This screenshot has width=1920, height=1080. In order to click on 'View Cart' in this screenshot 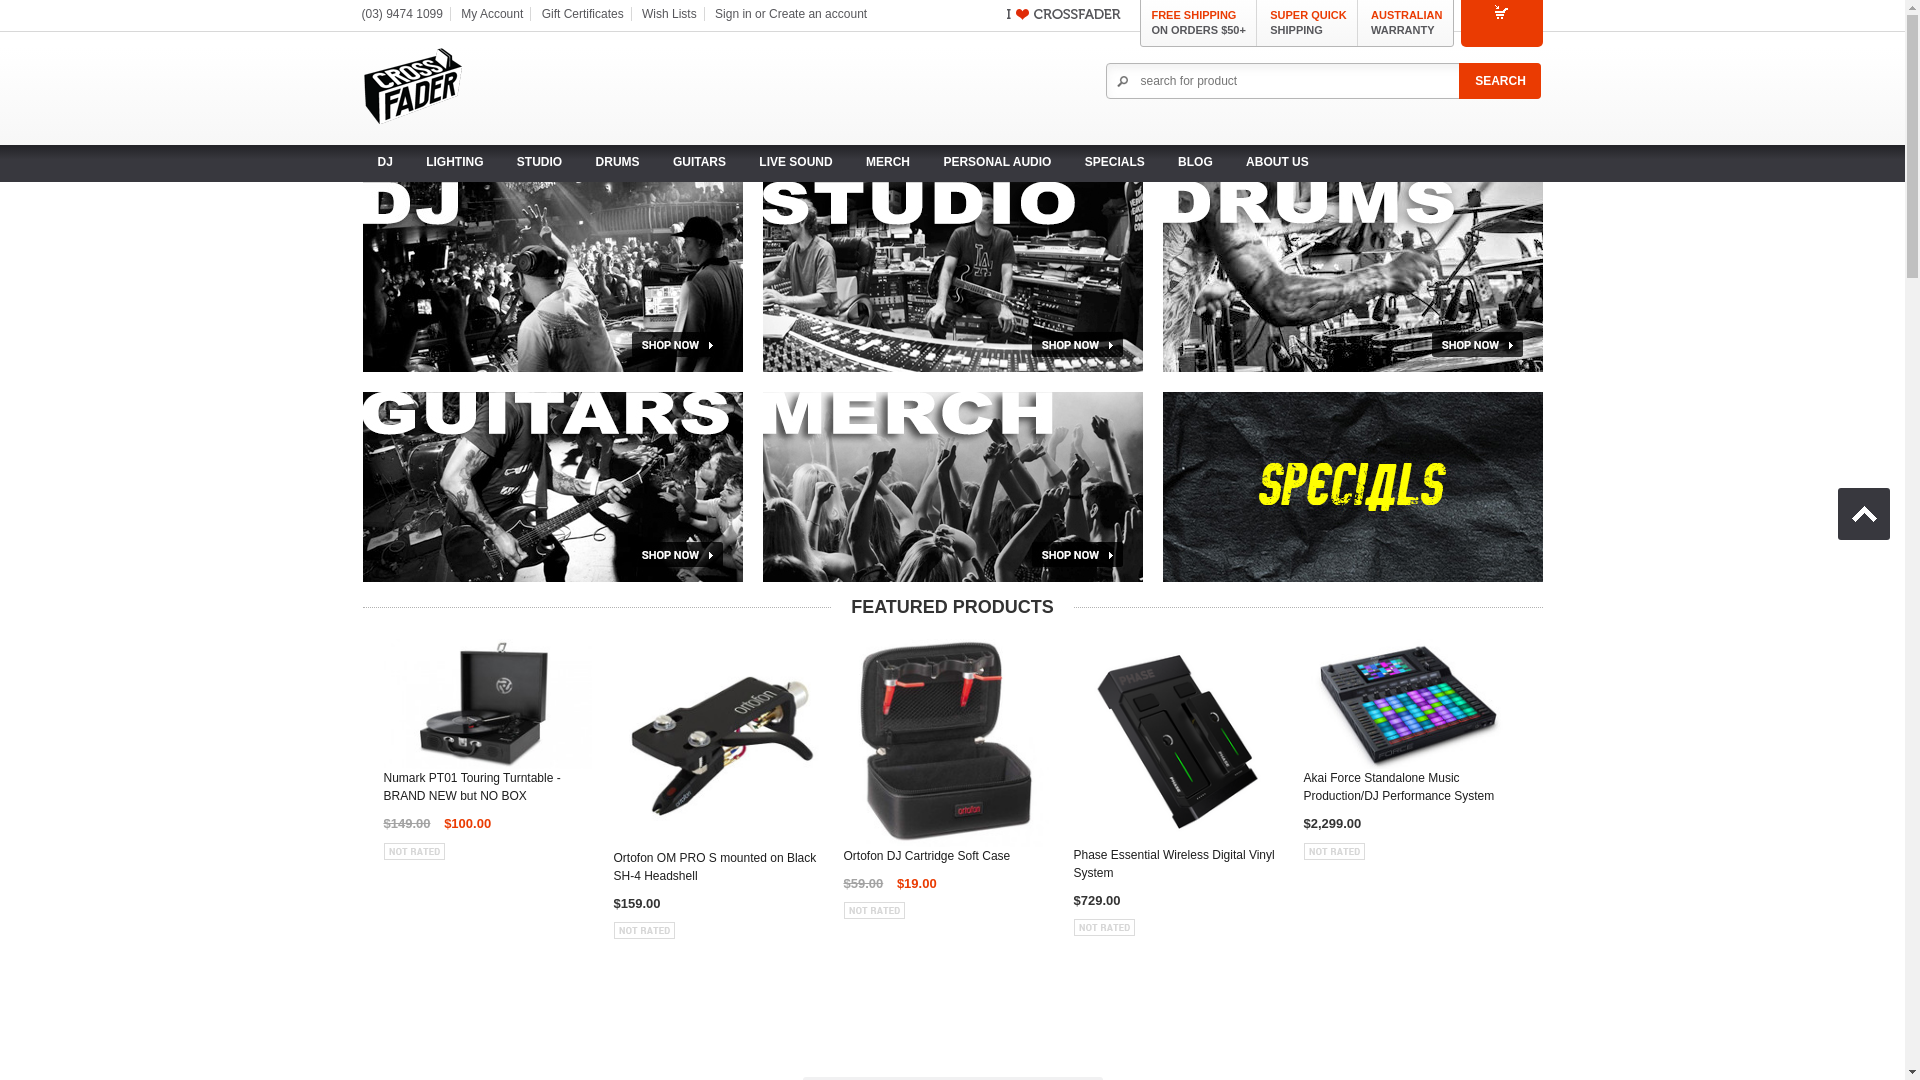, I will do `click(1501, 11)`.